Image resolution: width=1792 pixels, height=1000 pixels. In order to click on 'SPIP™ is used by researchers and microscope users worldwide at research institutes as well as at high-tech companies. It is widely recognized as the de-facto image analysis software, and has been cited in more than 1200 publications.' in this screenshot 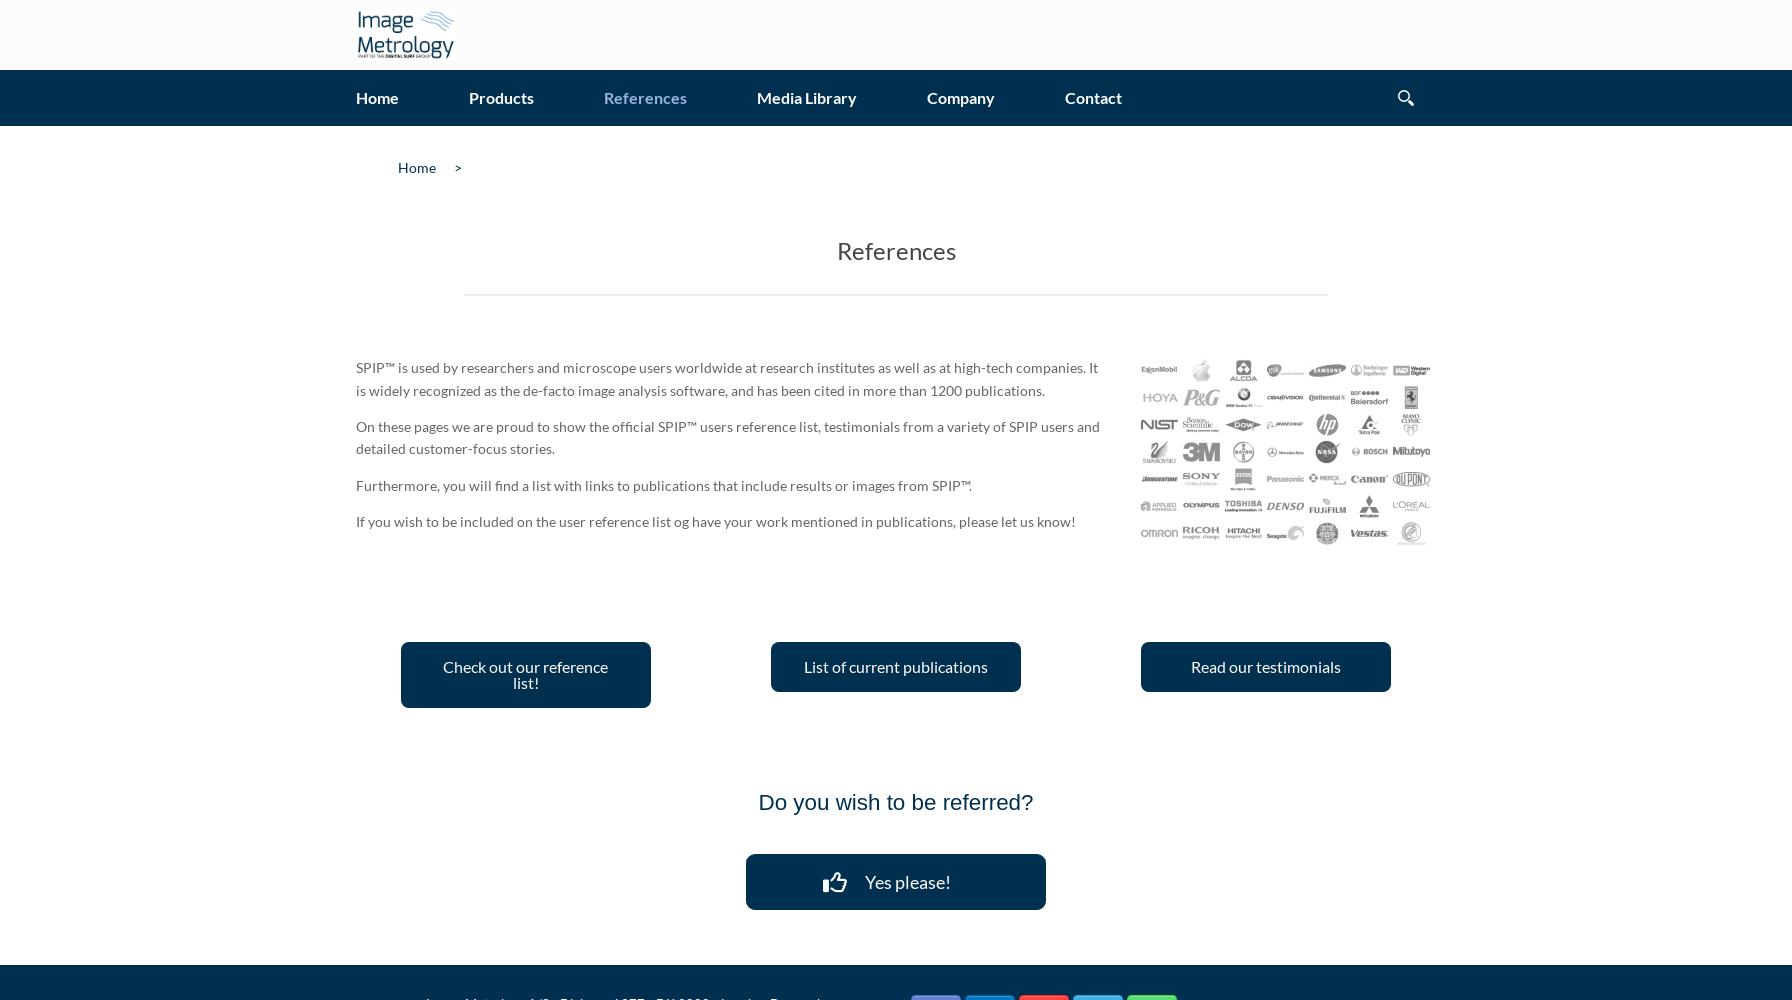, I will do `click(727, 378)`.